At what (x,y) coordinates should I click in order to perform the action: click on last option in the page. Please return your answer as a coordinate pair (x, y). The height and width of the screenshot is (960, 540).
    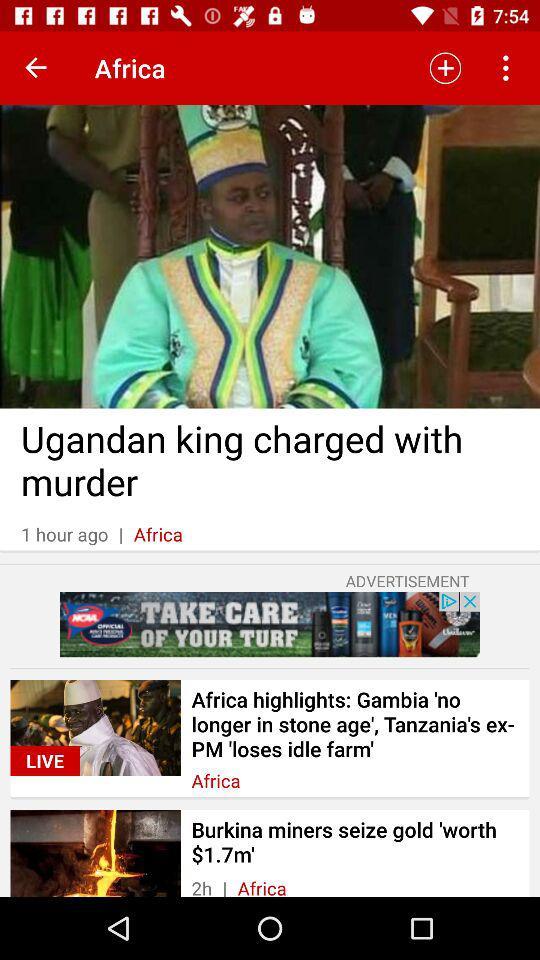
    Looking at the image, I should click on (270, 852).